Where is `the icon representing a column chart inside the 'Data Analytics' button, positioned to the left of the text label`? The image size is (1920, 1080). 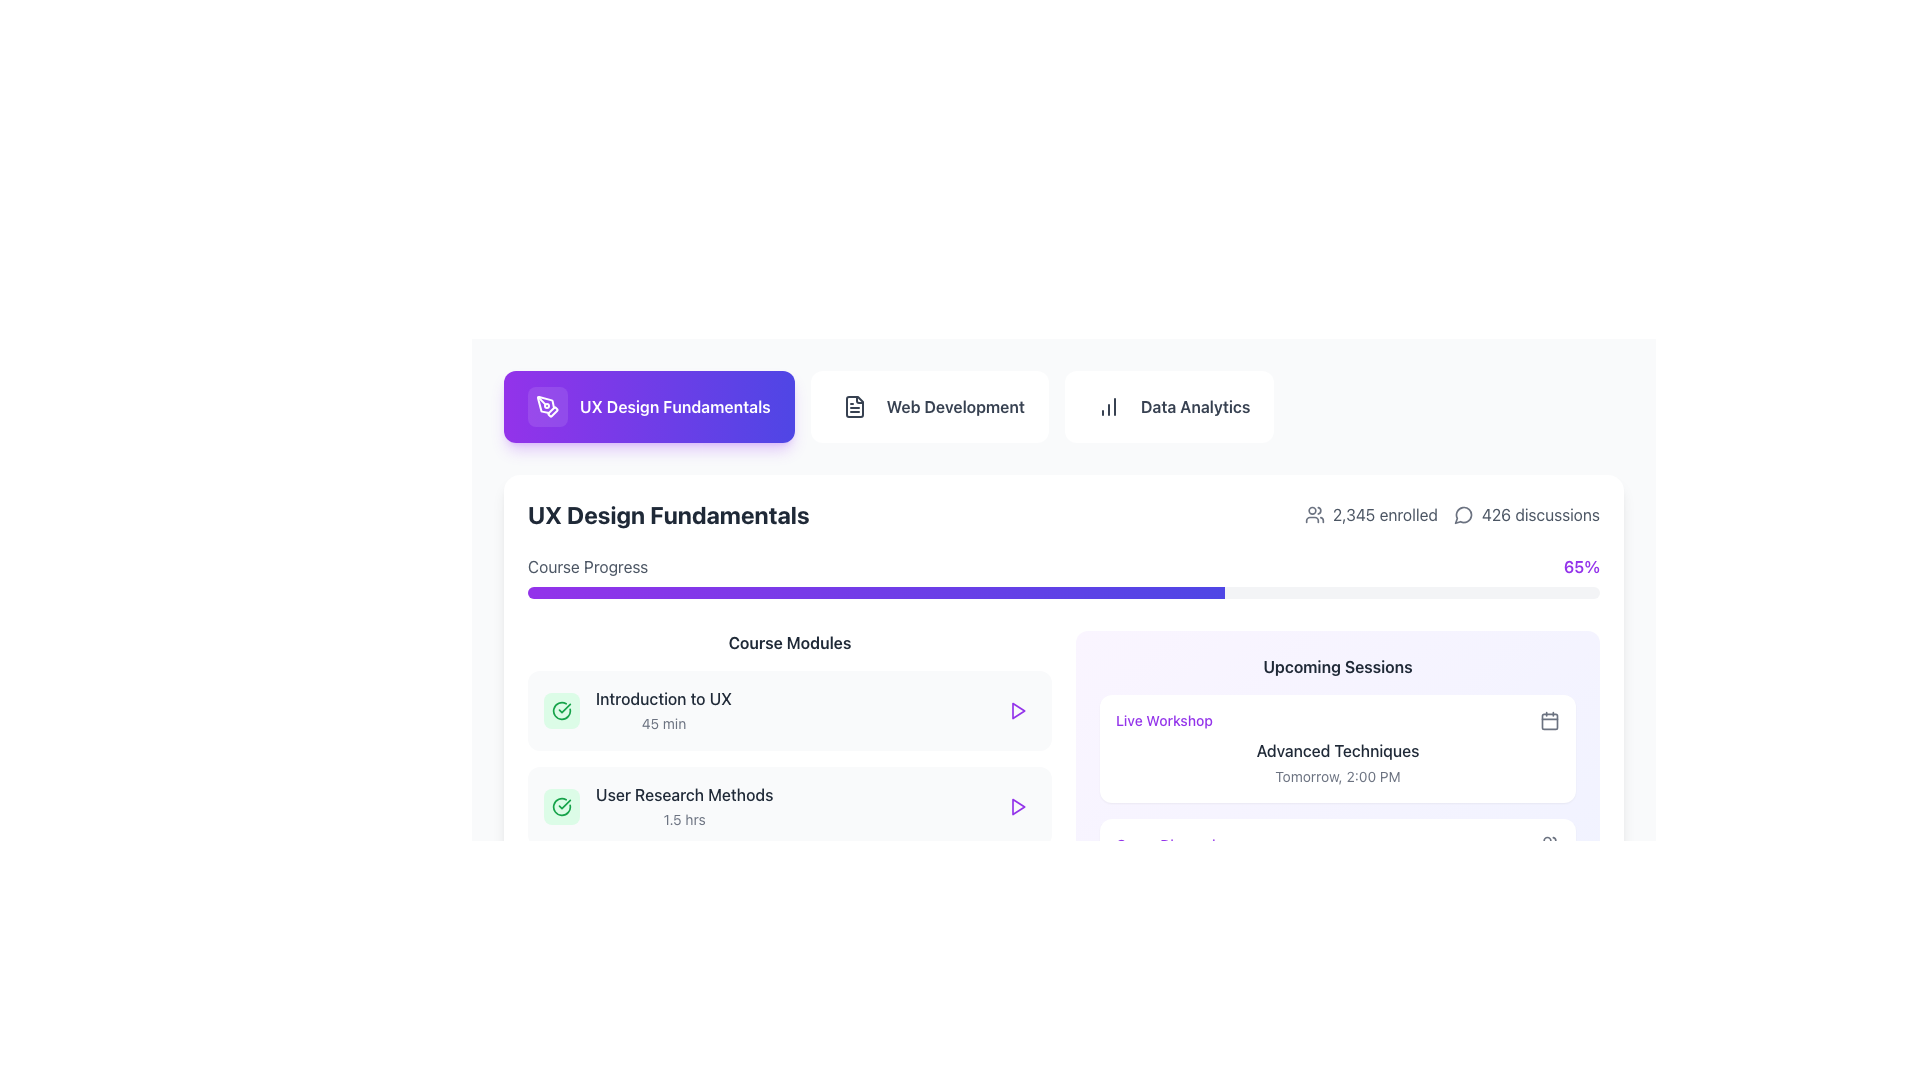
the icon representing a column chart inside the 'Data Analytics' button, positioned to the left of the text label is located at coordinates (1107, 406).